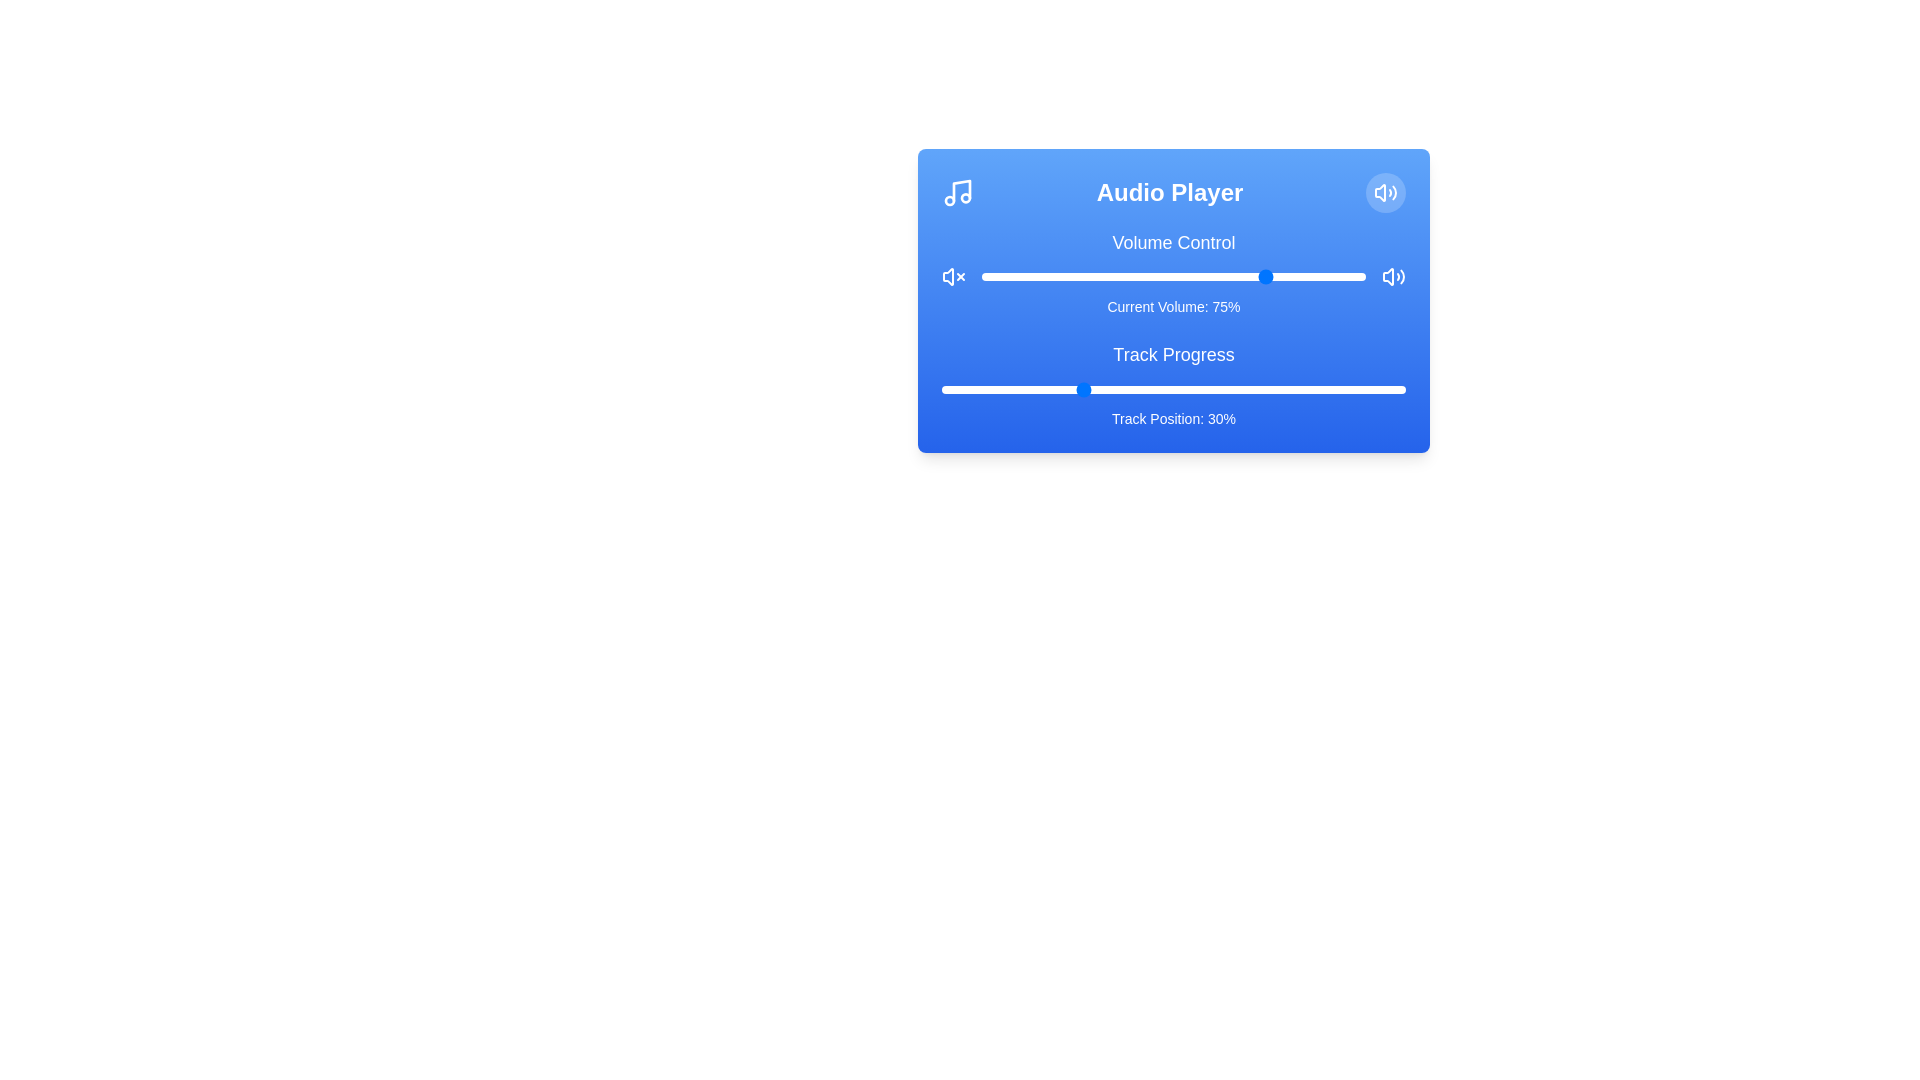 This screenshot has height=1080, width=1920. I want to click on the volume control icon located in the top right corner of the audio player interface card, so click(1385, 192).